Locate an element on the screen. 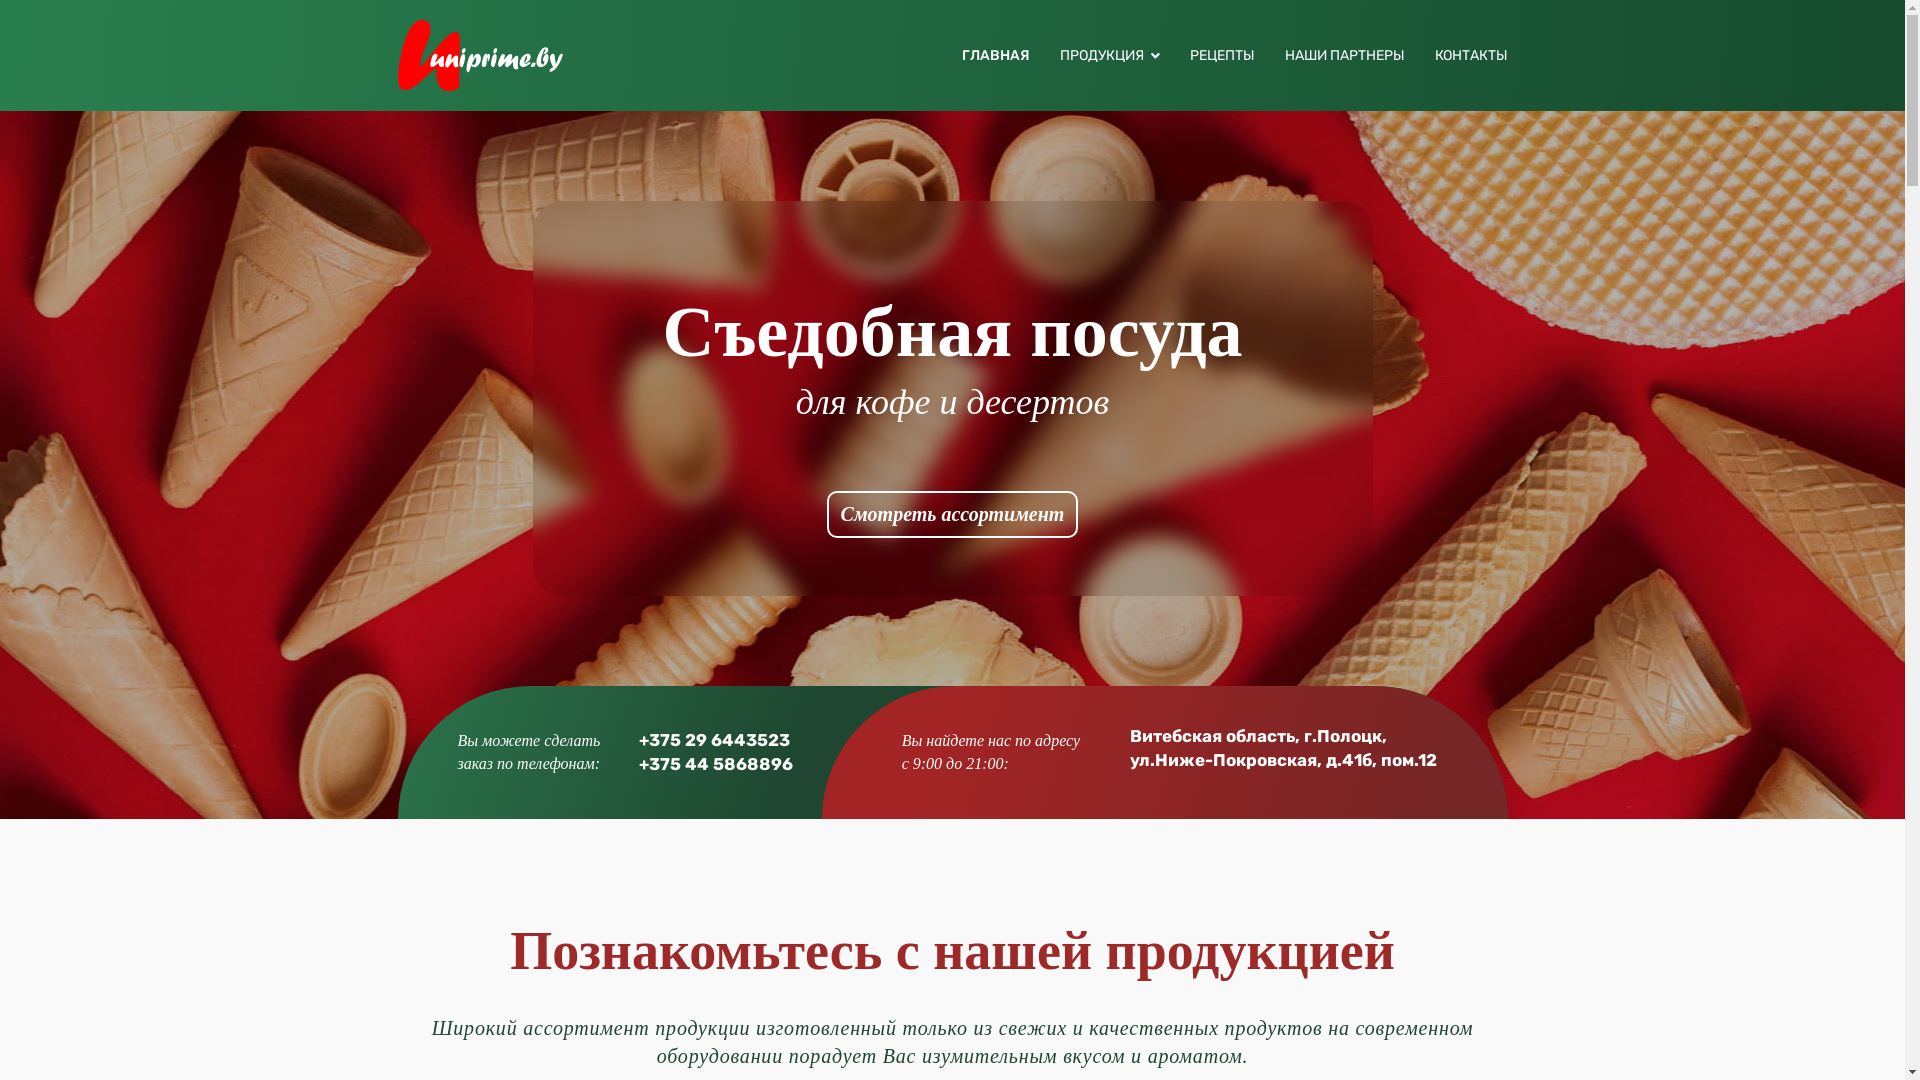 Image resolution: width=1920 pixels, height=1080 pixels. '+375 44 5868896' is located at coordinates (715, 763).